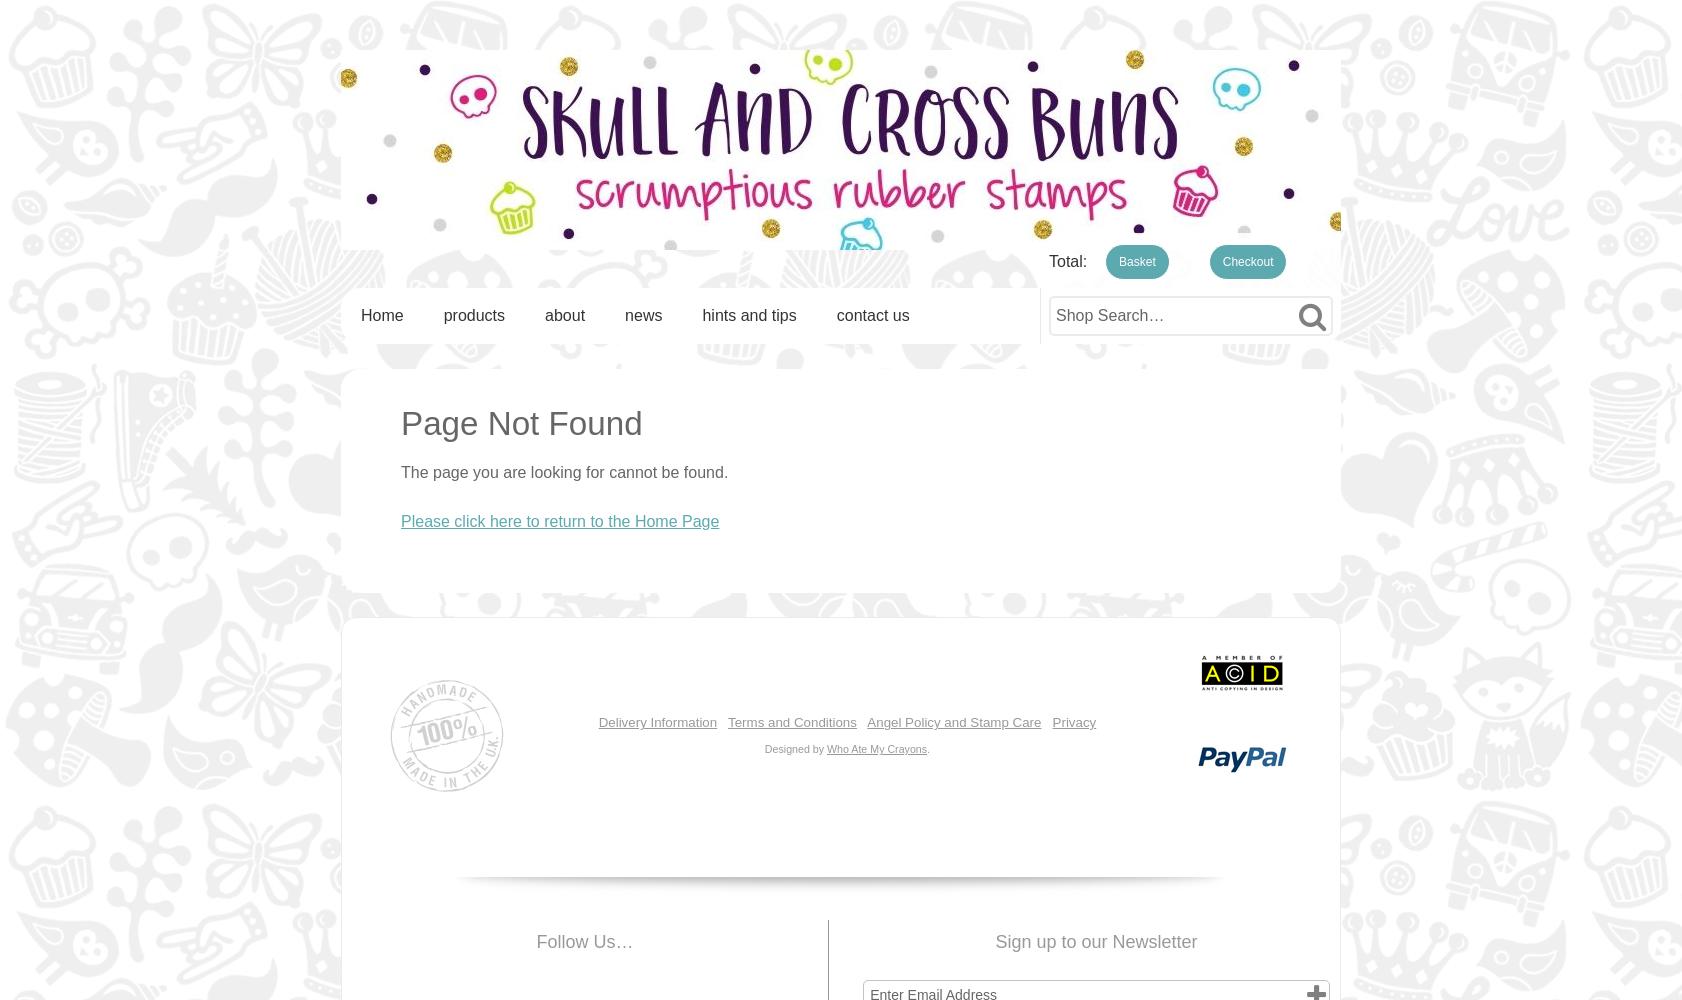 The image size is (1682, 1000). What do you see at coordinates (473, 314) in the screenshot?
I see `'products'` at bounding box center [473, 314].